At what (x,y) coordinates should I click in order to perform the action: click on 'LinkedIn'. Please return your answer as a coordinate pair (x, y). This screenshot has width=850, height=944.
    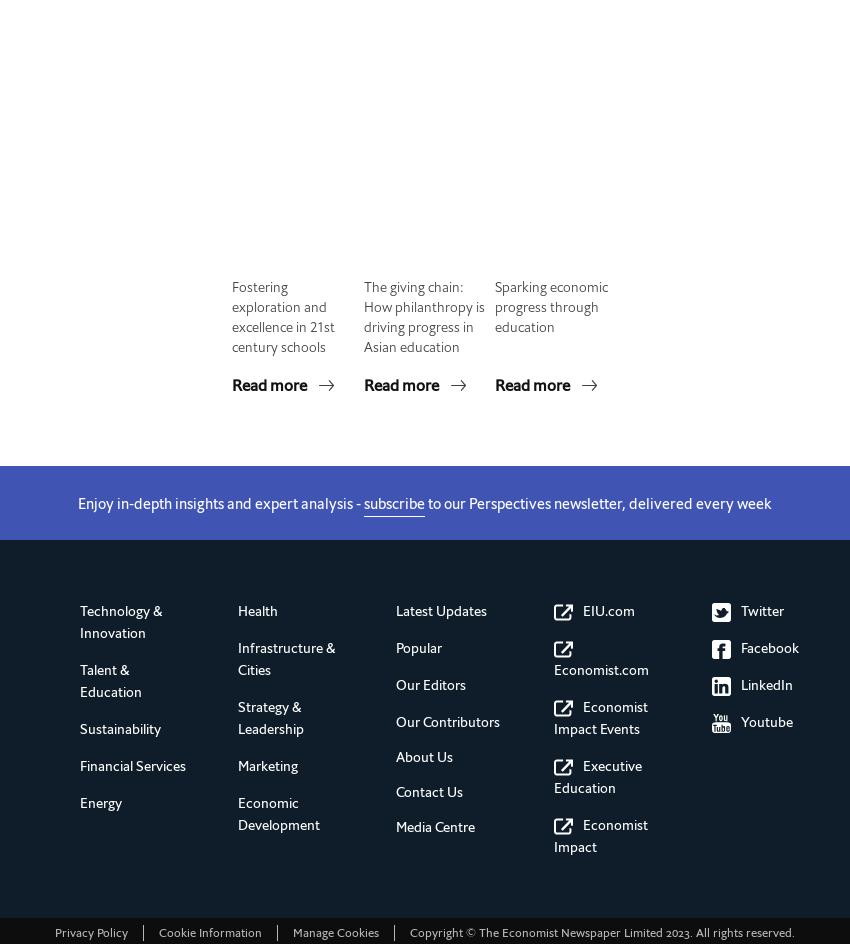
    Looking at the image, I should click on (766, 684).